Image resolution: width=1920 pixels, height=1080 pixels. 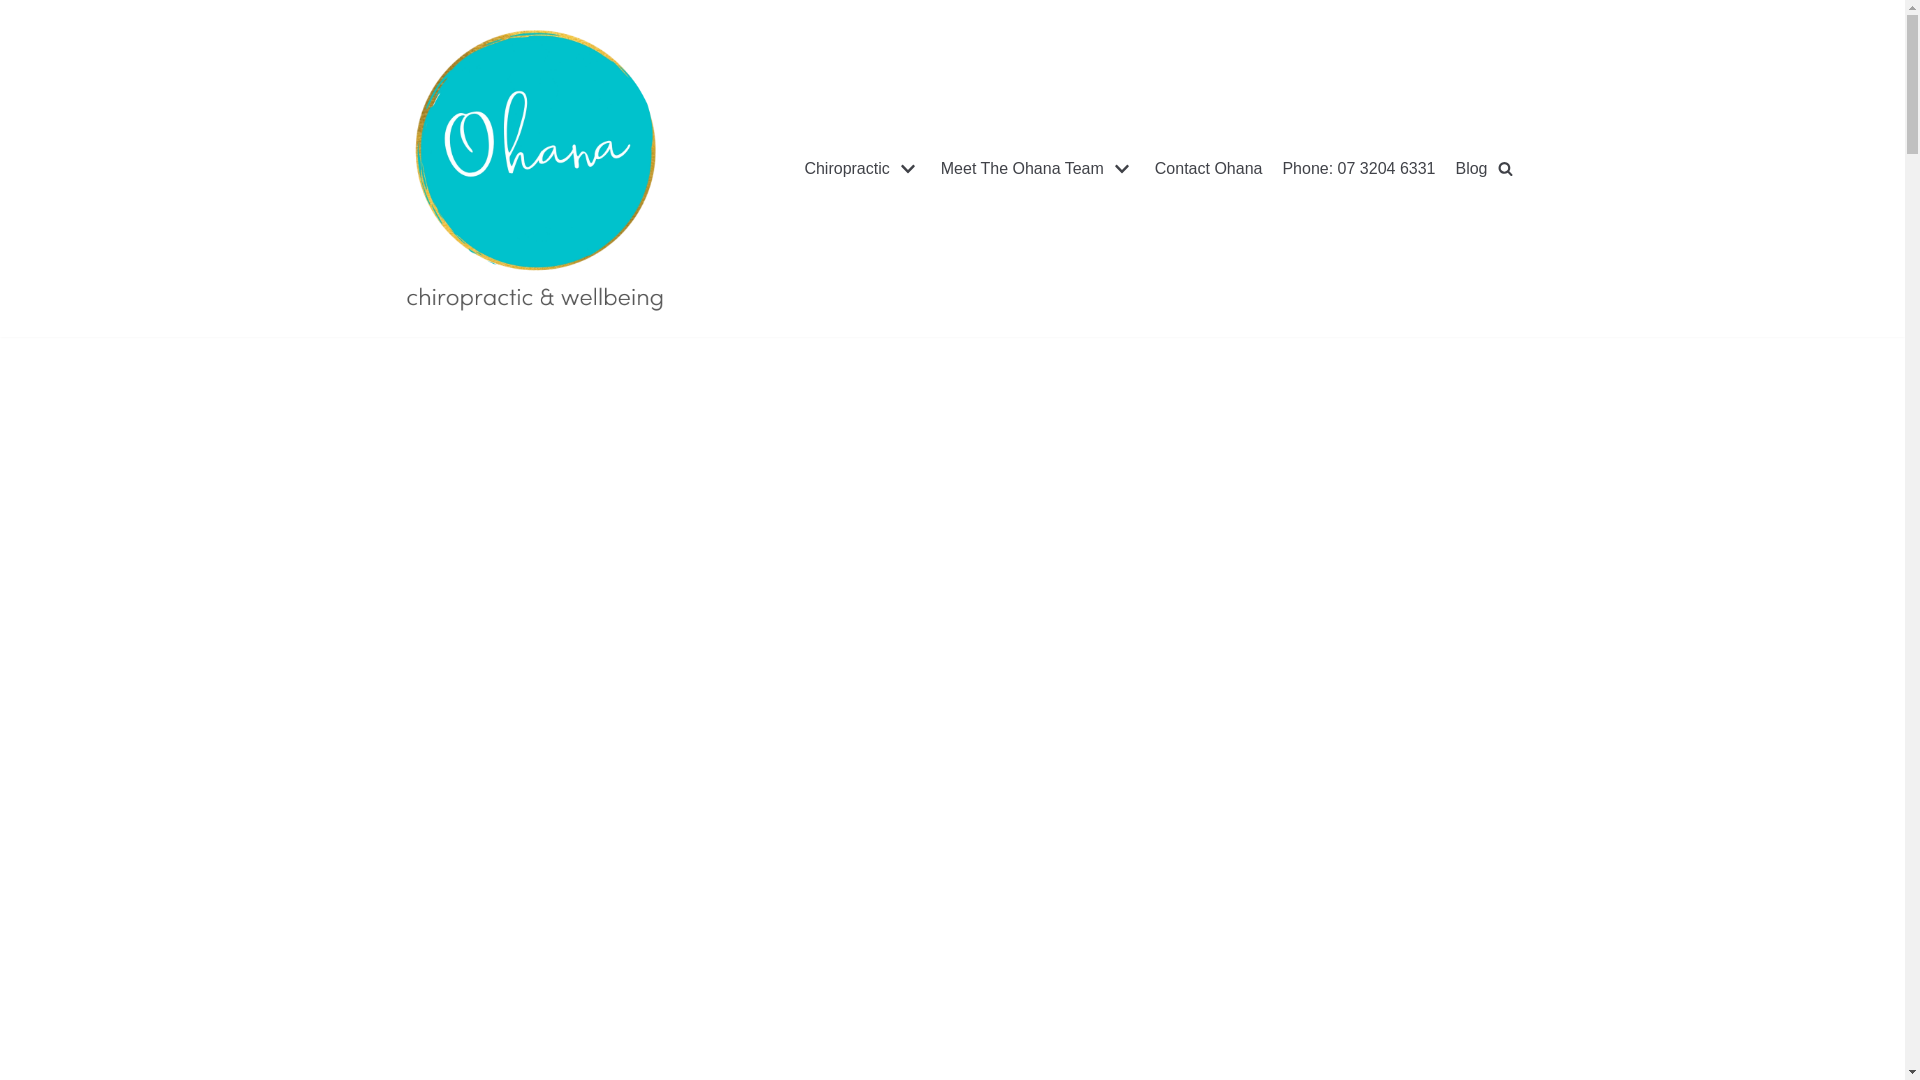 I want to click on 'Meet The Ohana Team', so click(x=939, y=168).